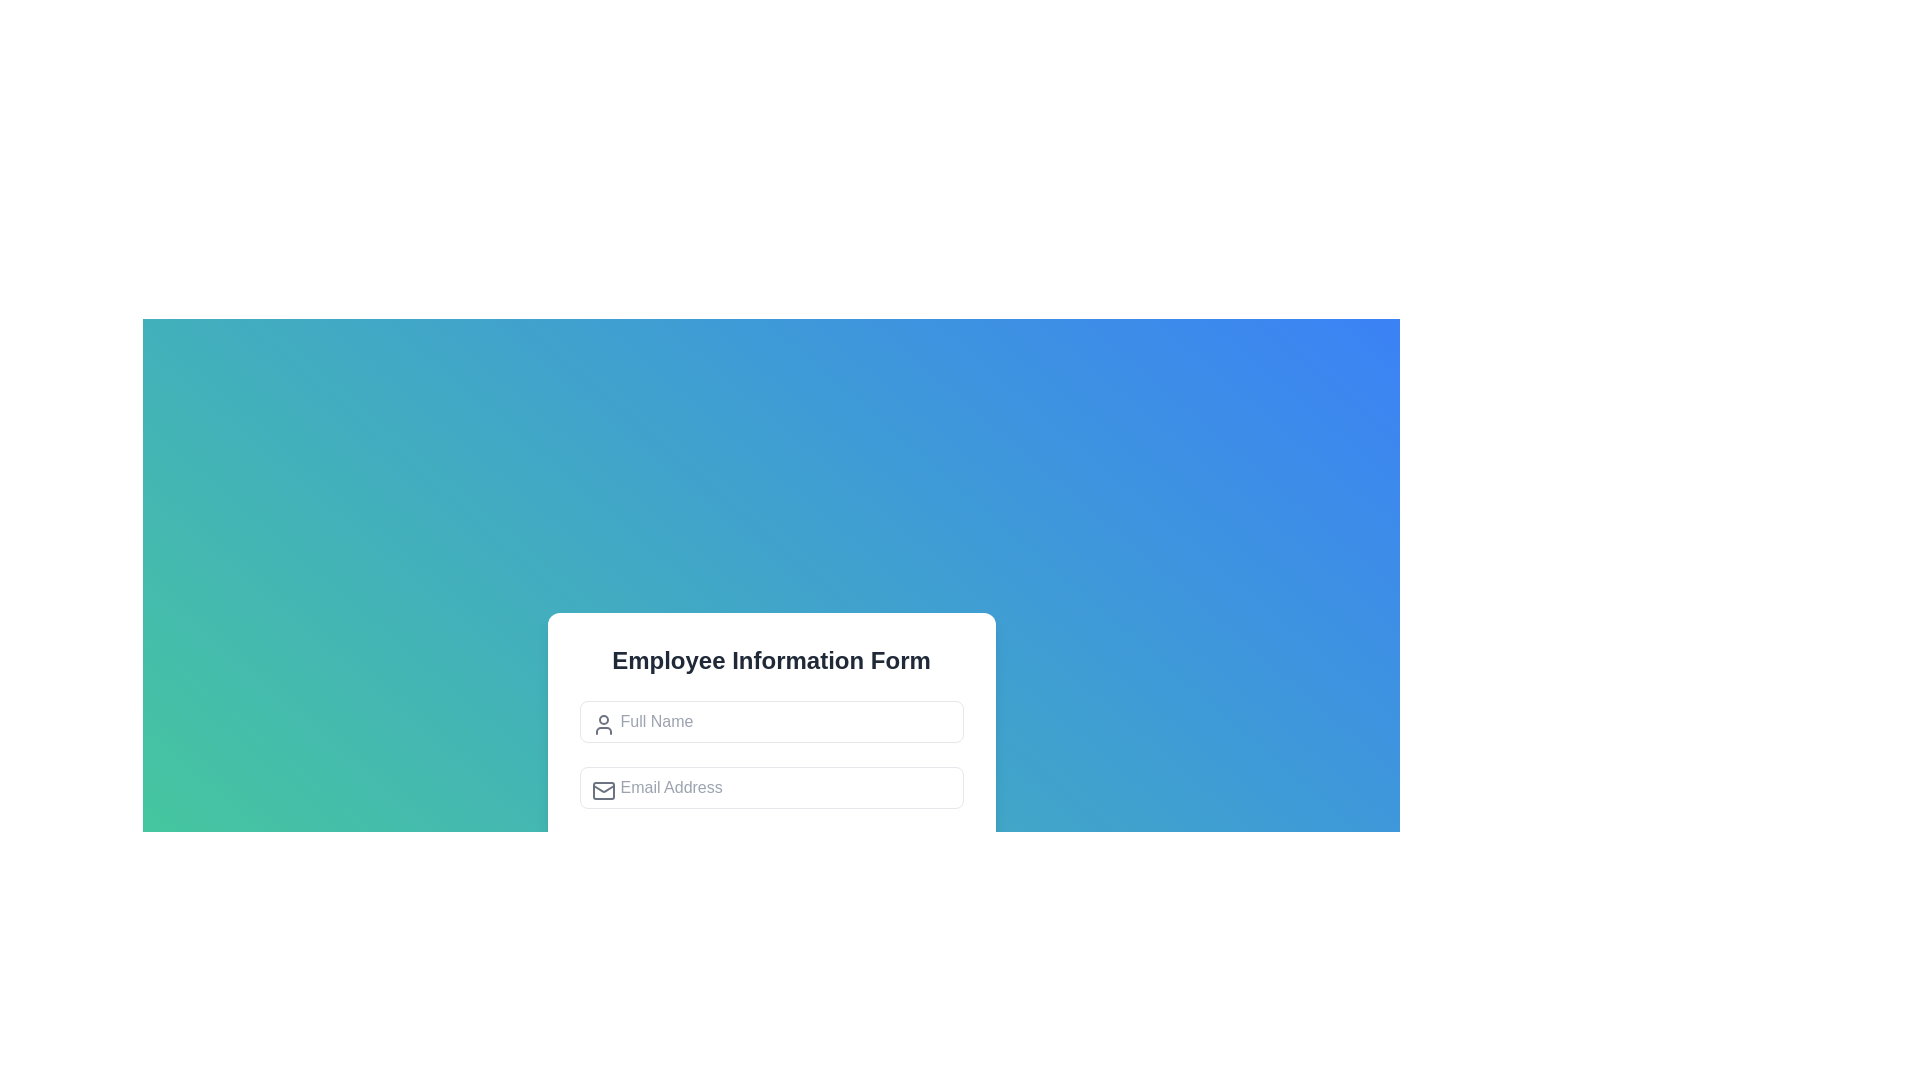 This screenshot has height=1080, width=1920. What do you see at coordinates (602, 789) in the screenshot?
I see `the mail icon located above the 'Email Address' text field to indicate its purpose for email entry` at bounding box center [602, 789].